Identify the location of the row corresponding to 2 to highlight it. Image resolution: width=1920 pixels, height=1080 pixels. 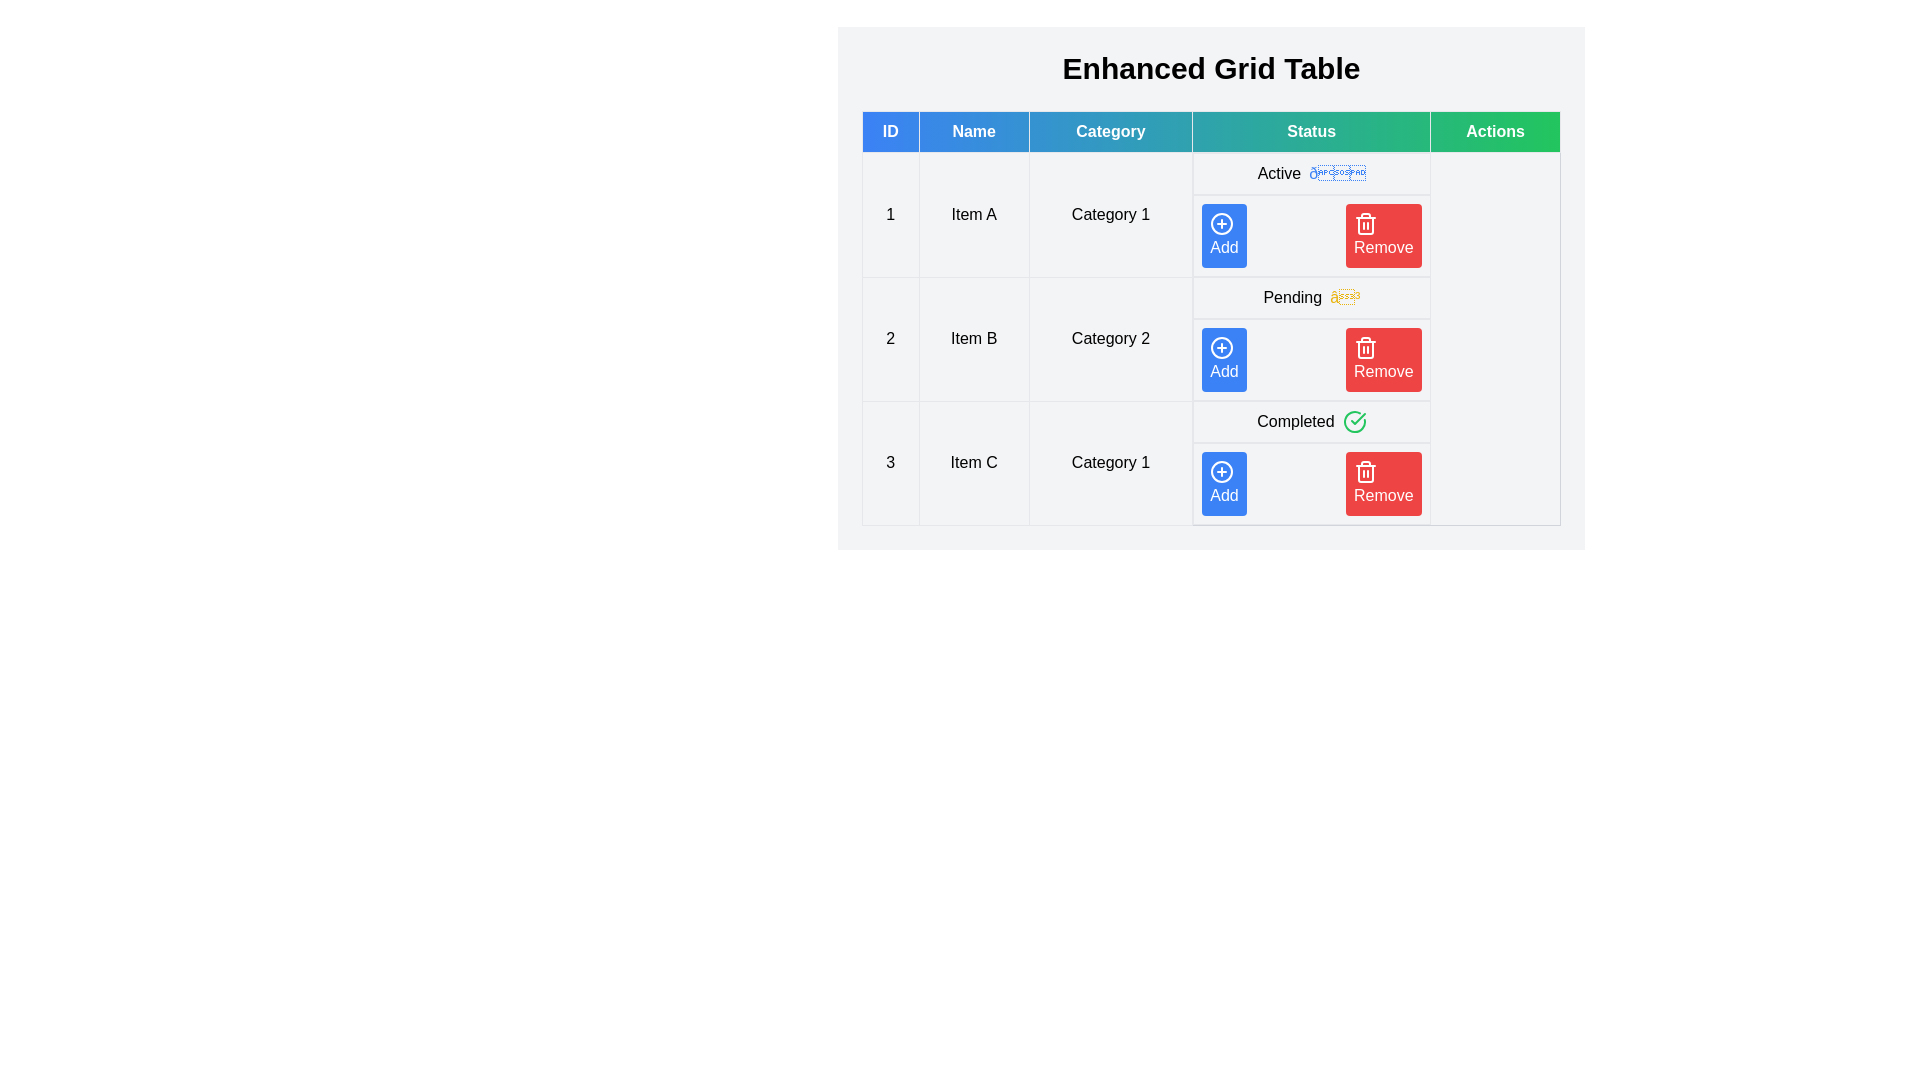
(1210, 338).